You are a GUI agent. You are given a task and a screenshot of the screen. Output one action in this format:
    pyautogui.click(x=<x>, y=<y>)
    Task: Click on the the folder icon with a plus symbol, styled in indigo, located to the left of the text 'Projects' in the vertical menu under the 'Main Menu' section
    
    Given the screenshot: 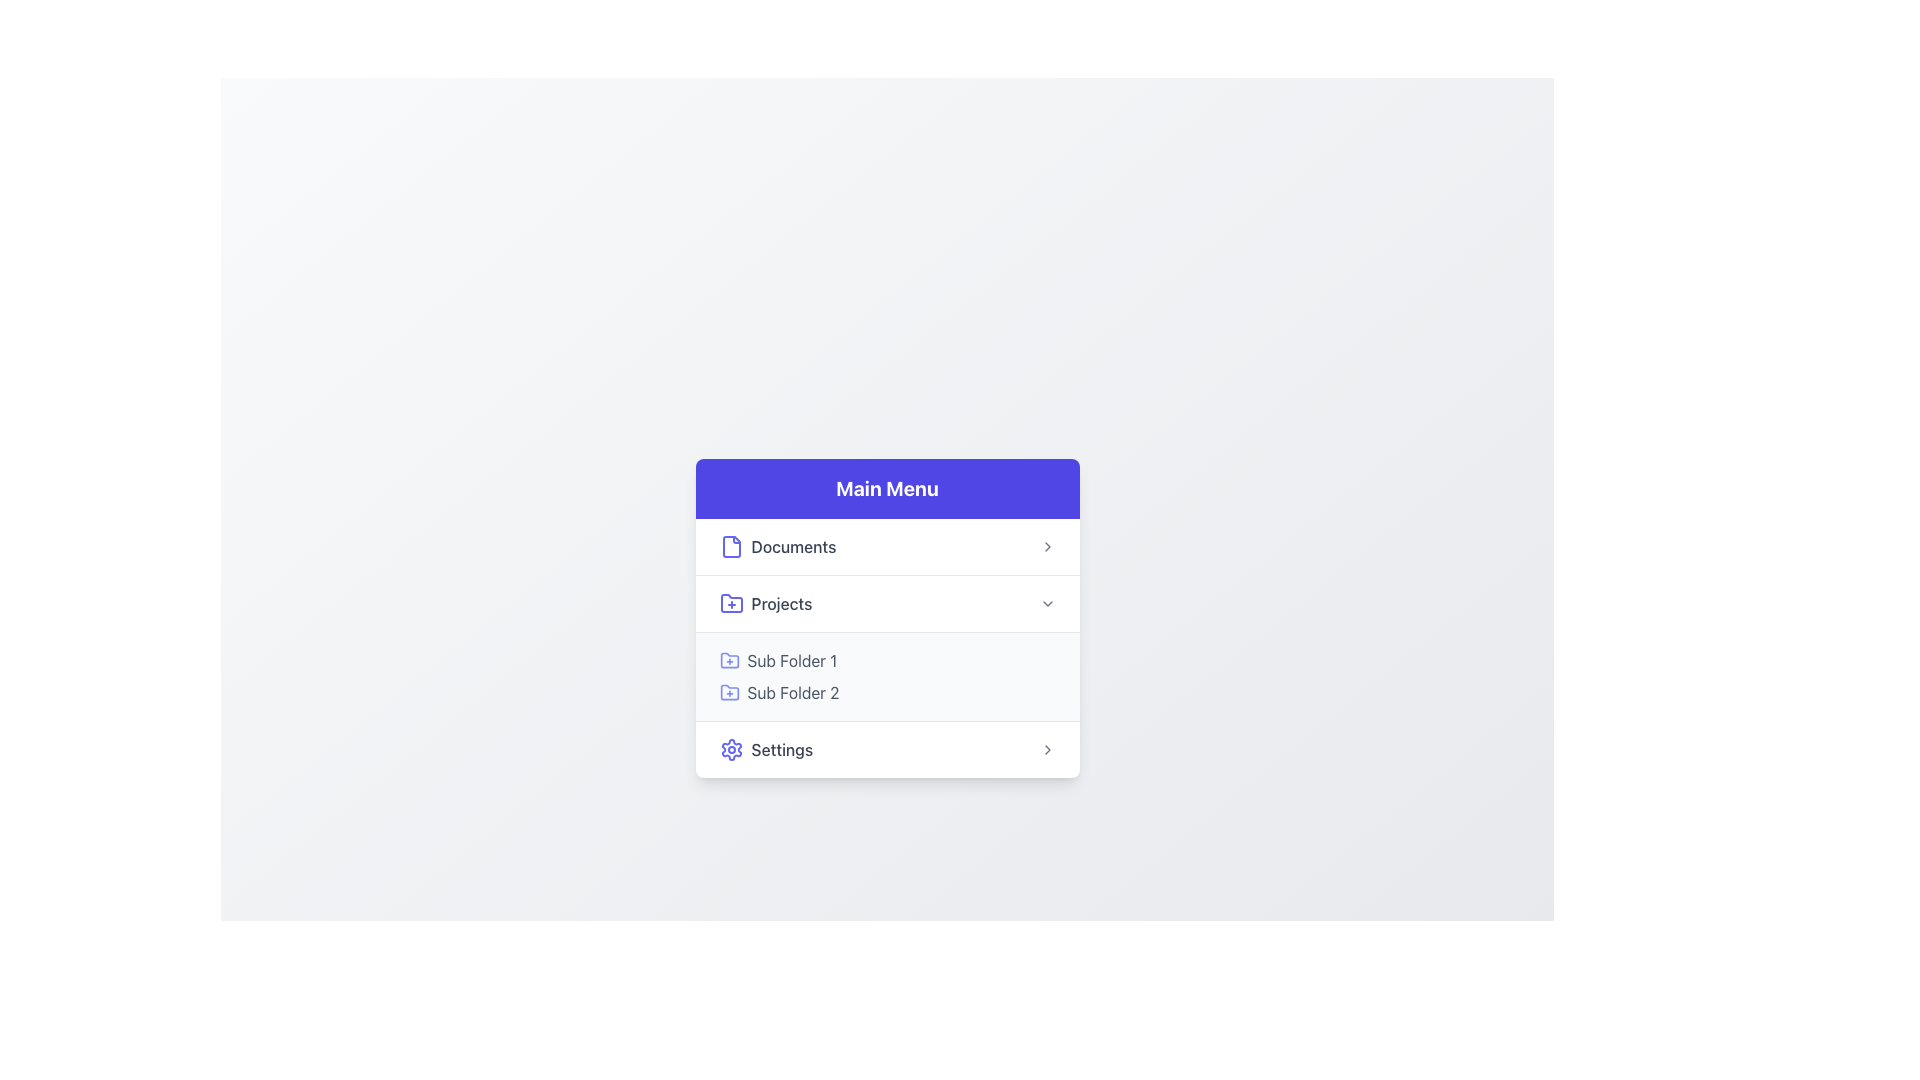 What is the action you would take?
    pyautogui.click(x=730, y=602)
    